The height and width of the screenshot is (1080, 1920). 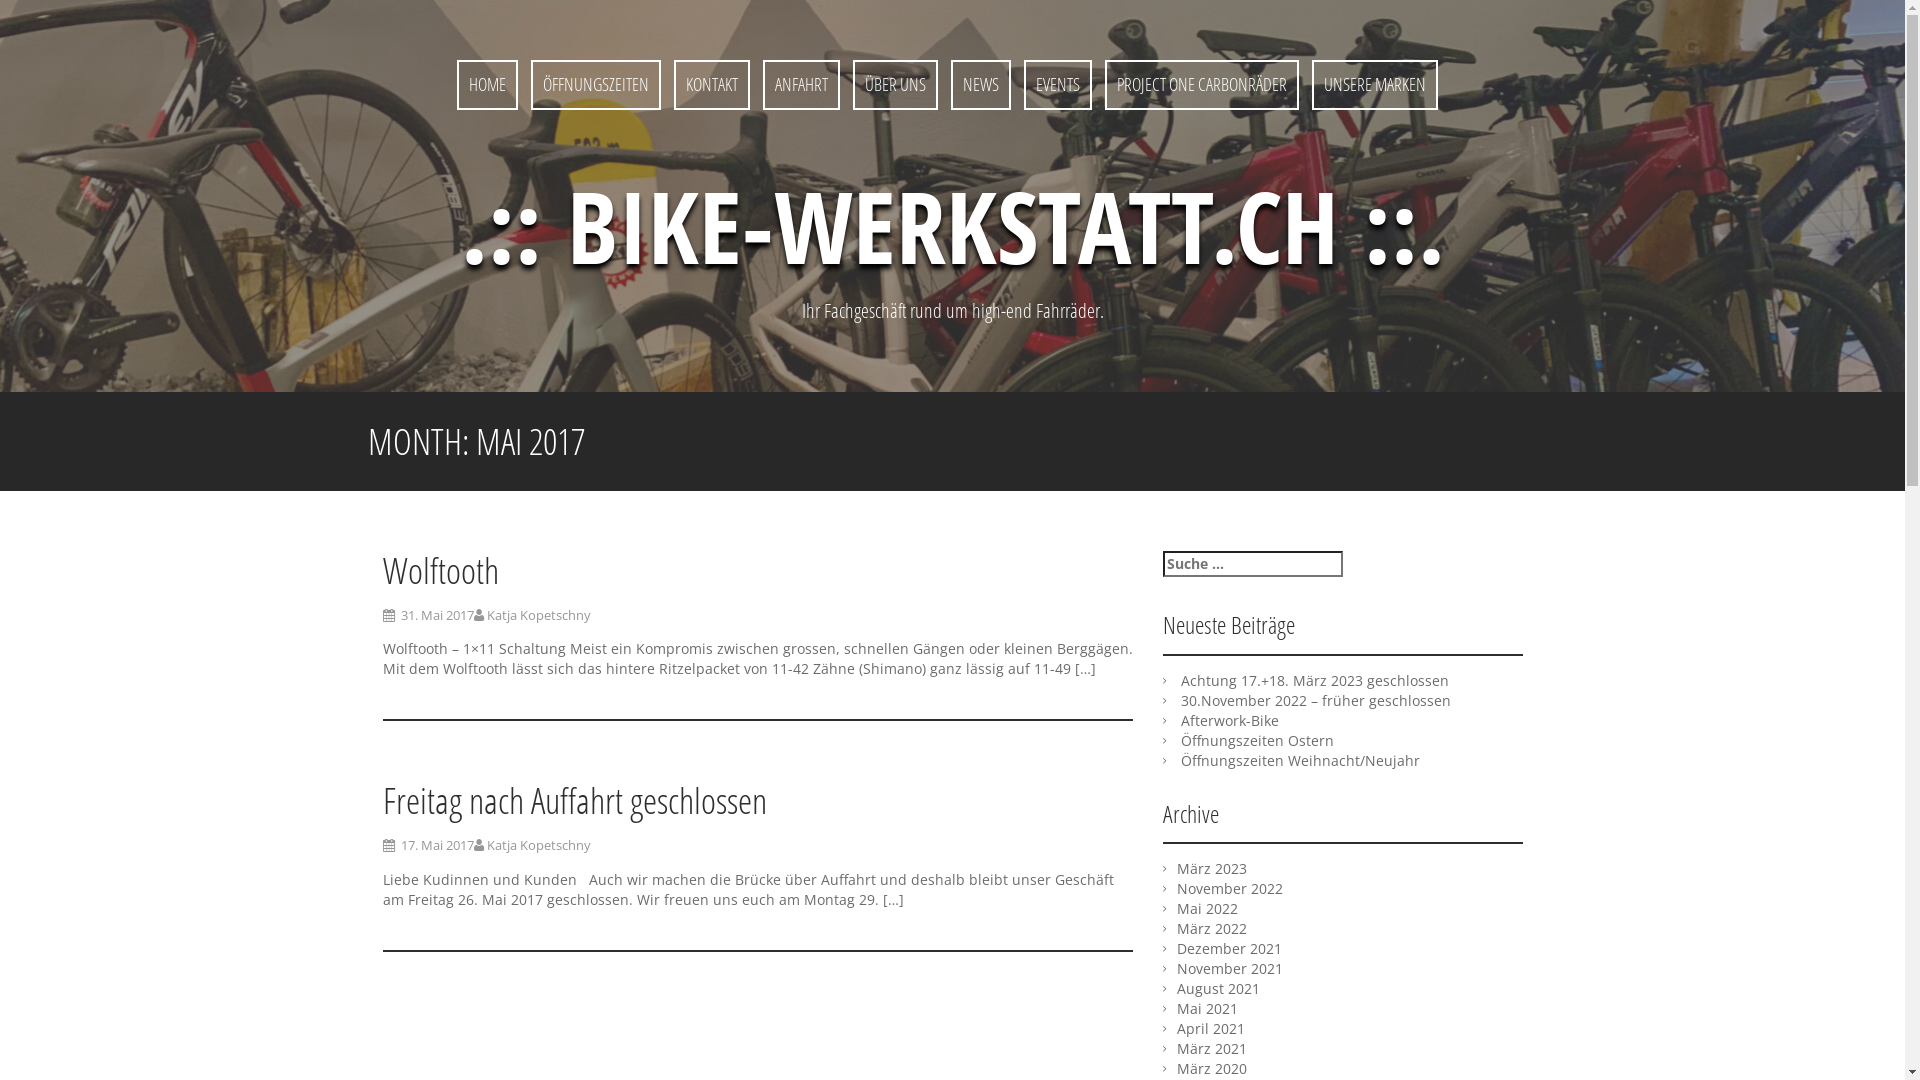 I want to click on 'April 2021', so click(x=1208, y=1028).